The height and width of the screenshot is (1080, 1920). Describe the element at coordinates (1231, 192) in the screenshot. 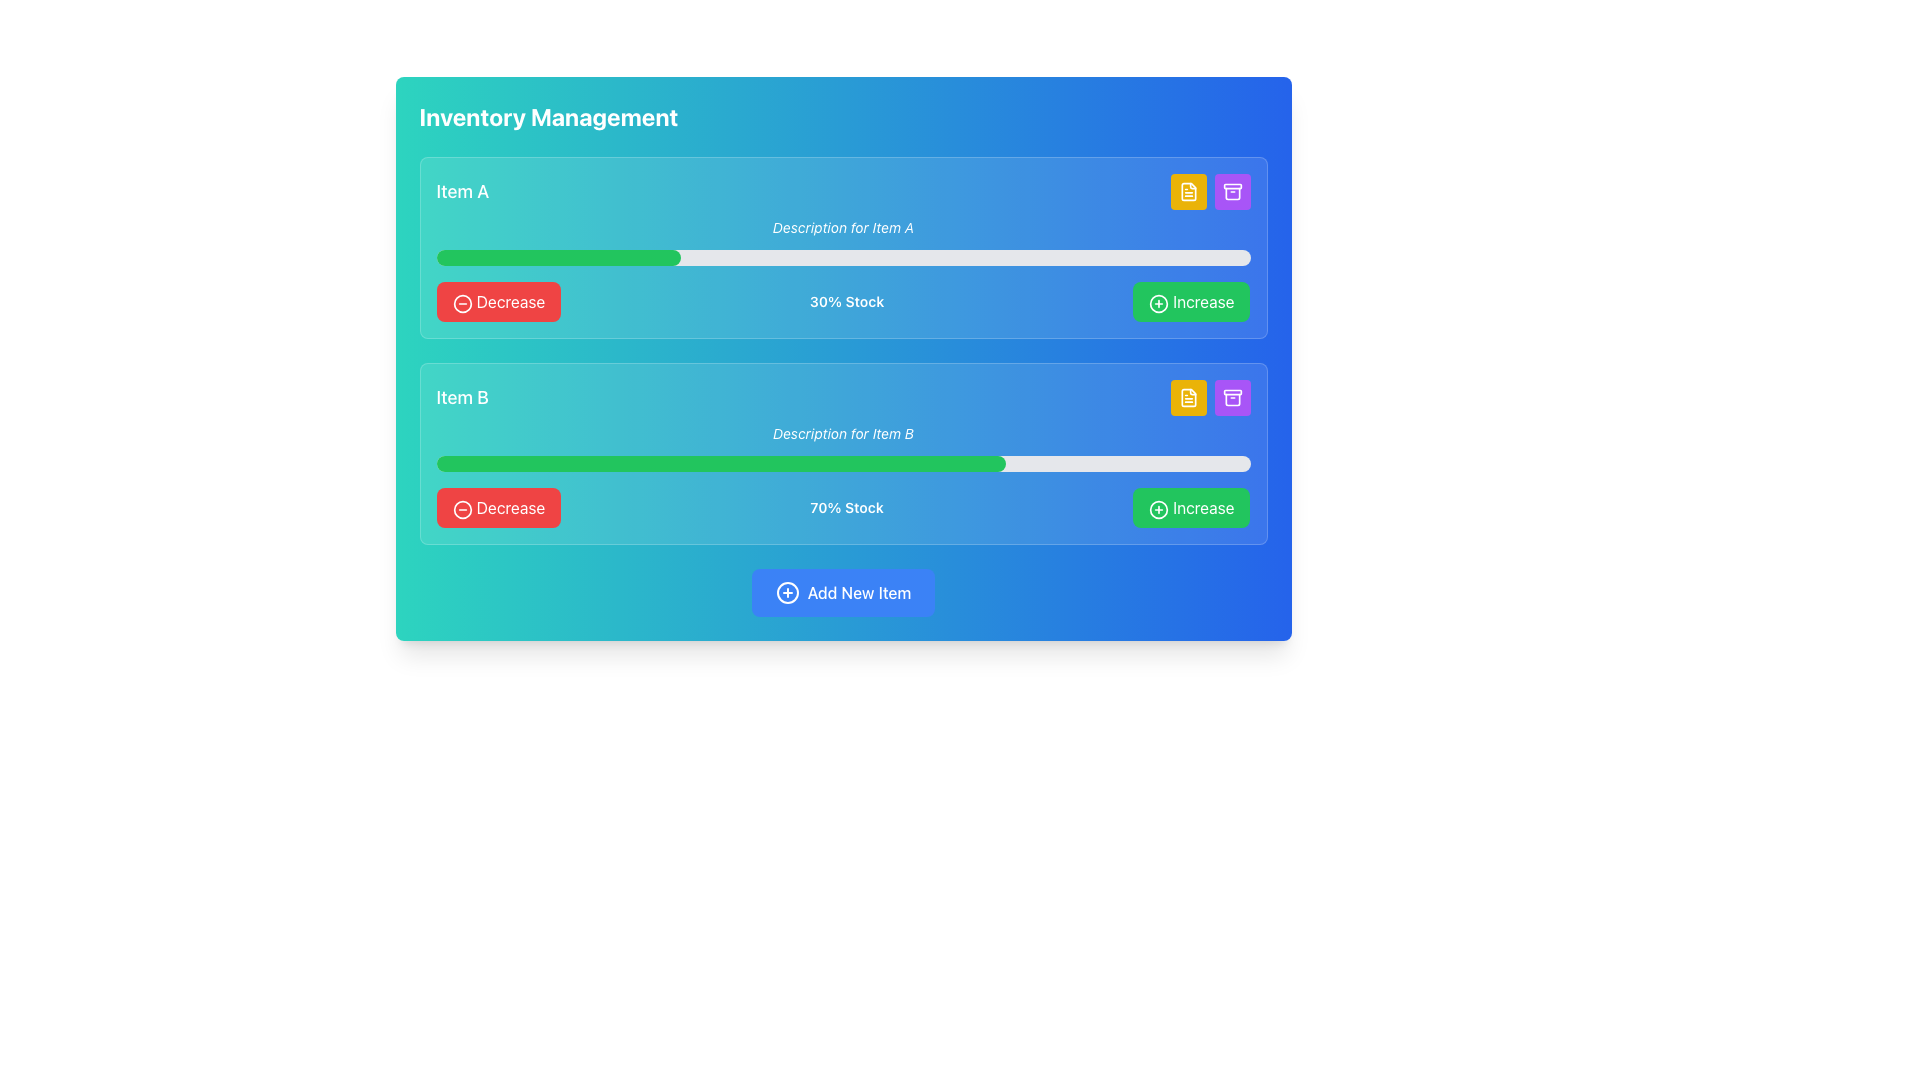

I see `the interactive button in the top-right corner of the 'Item A' section` at that location.